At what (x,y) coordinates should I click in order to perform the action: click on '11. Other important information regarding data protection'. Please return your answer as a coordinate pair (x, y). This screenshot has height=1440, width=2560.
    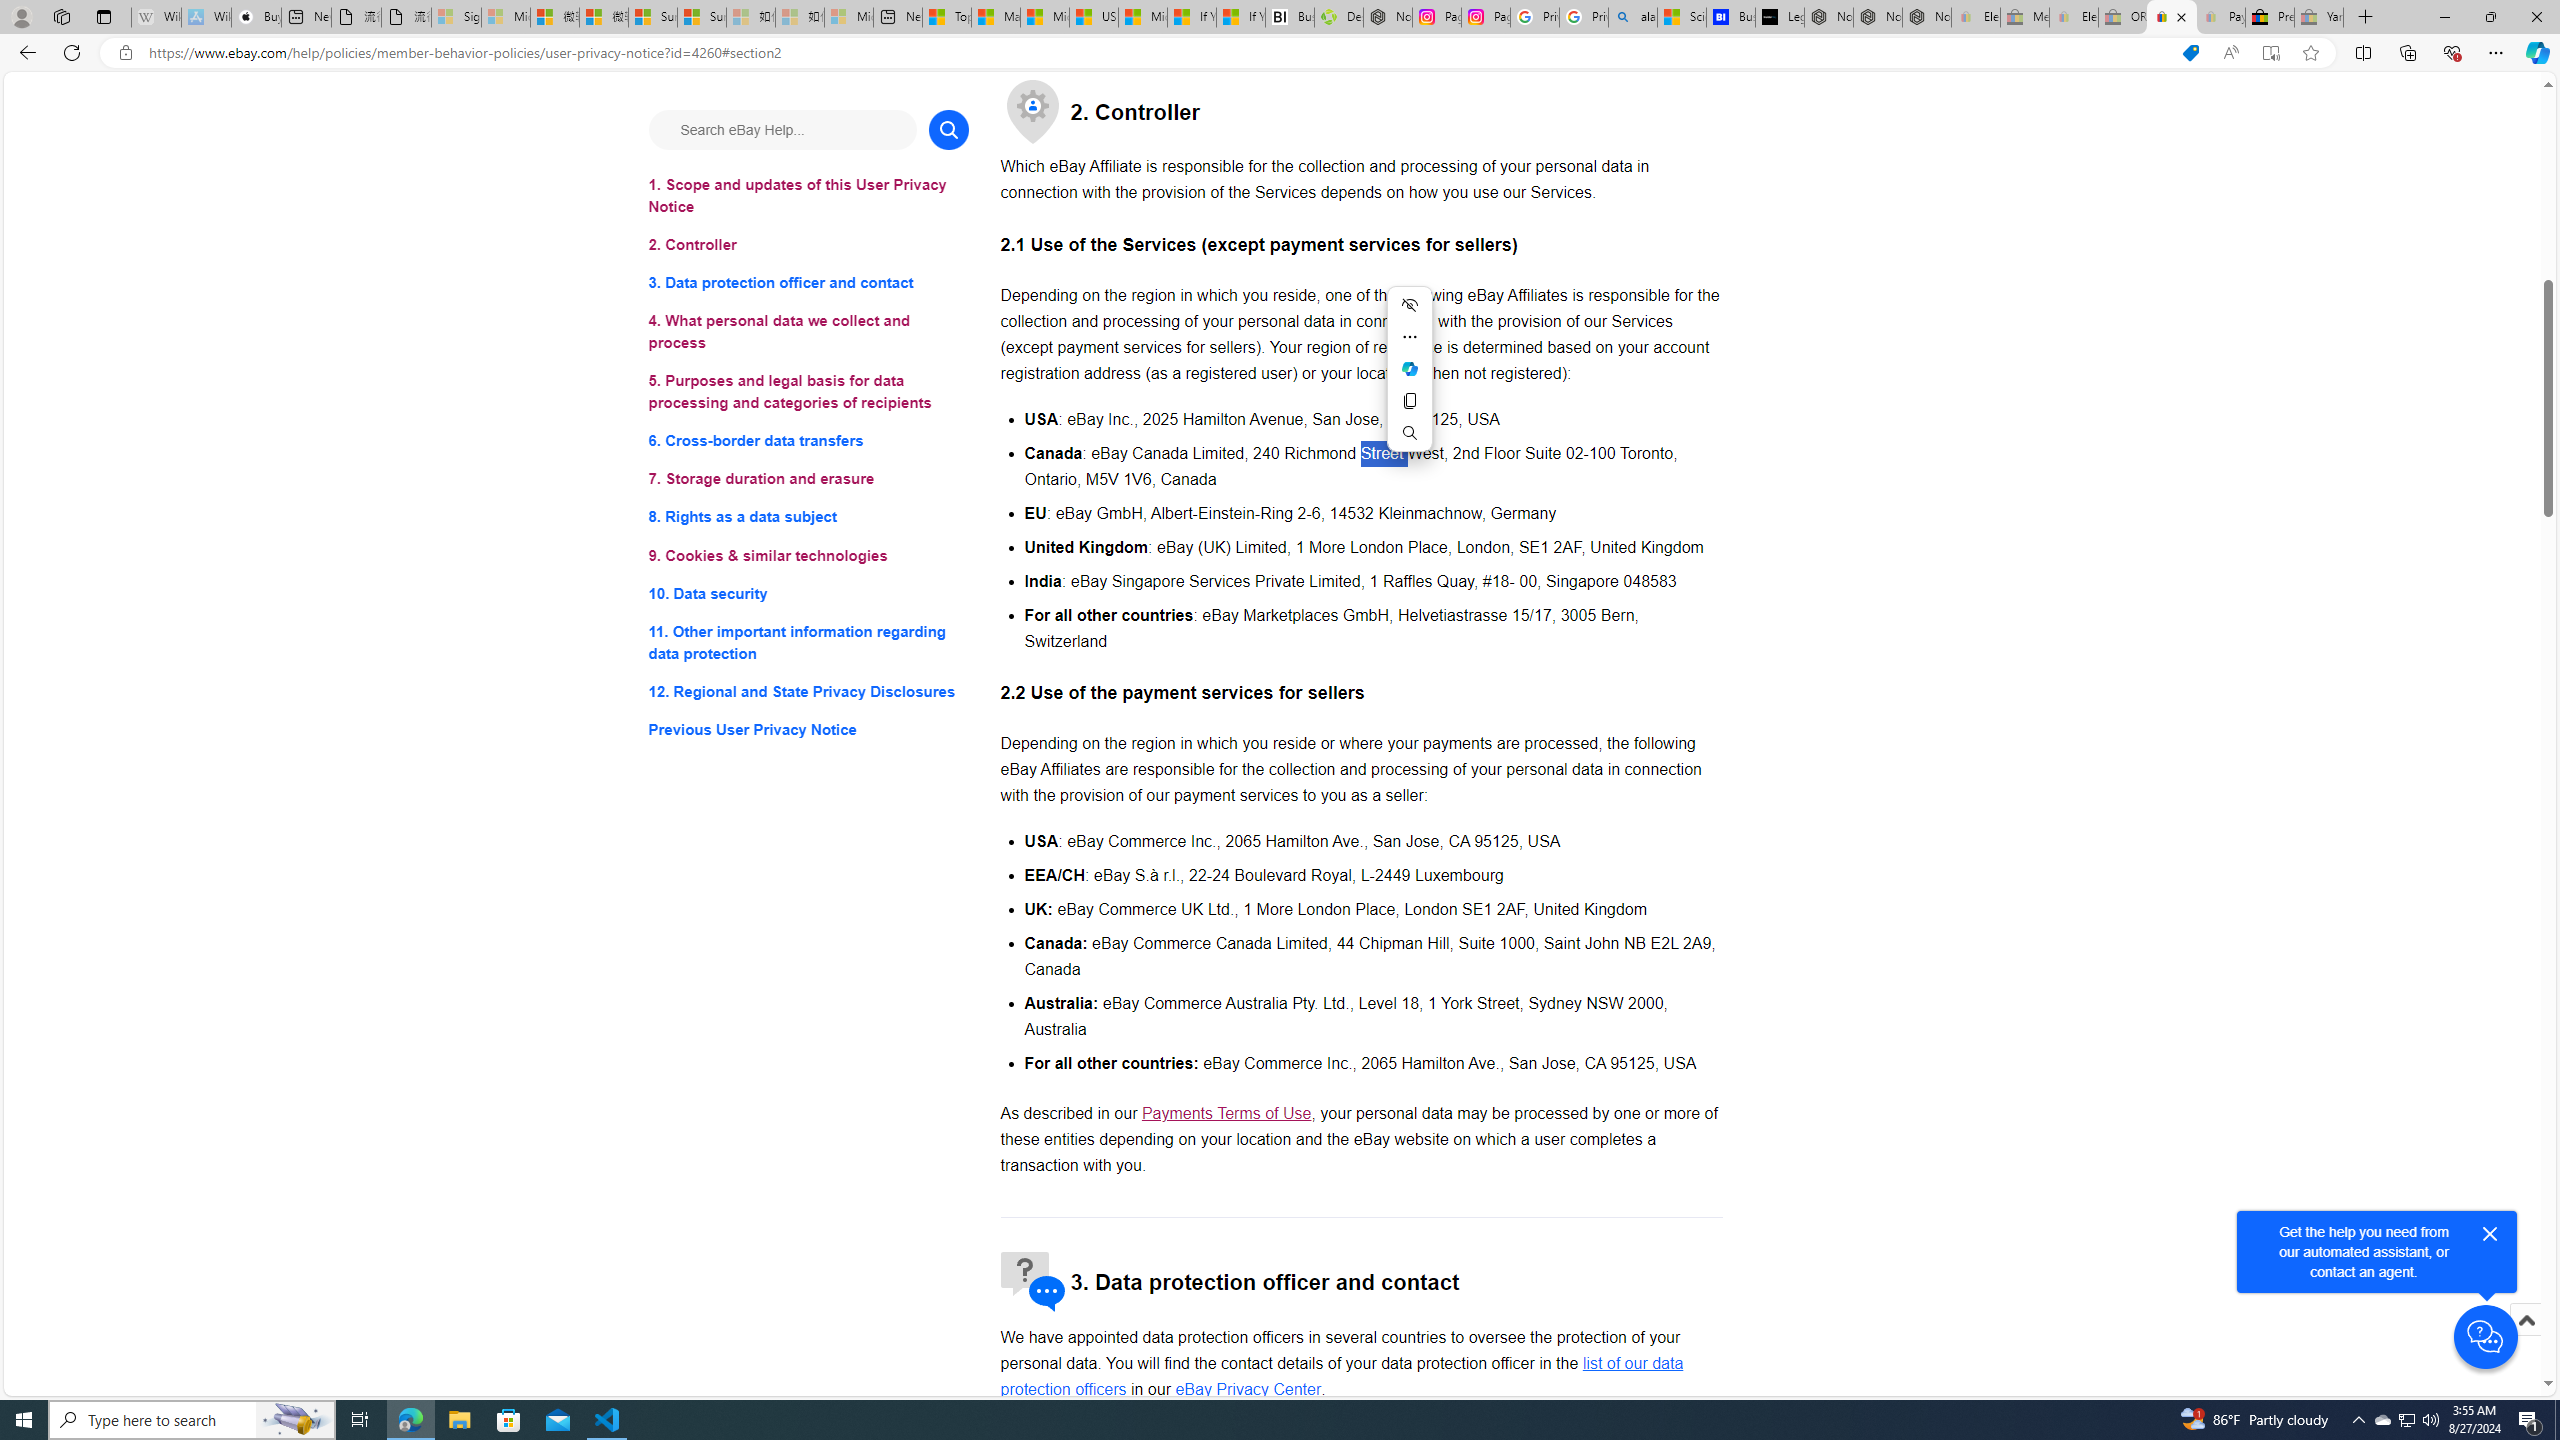
    Looking at the image, I should click on (807, 642).